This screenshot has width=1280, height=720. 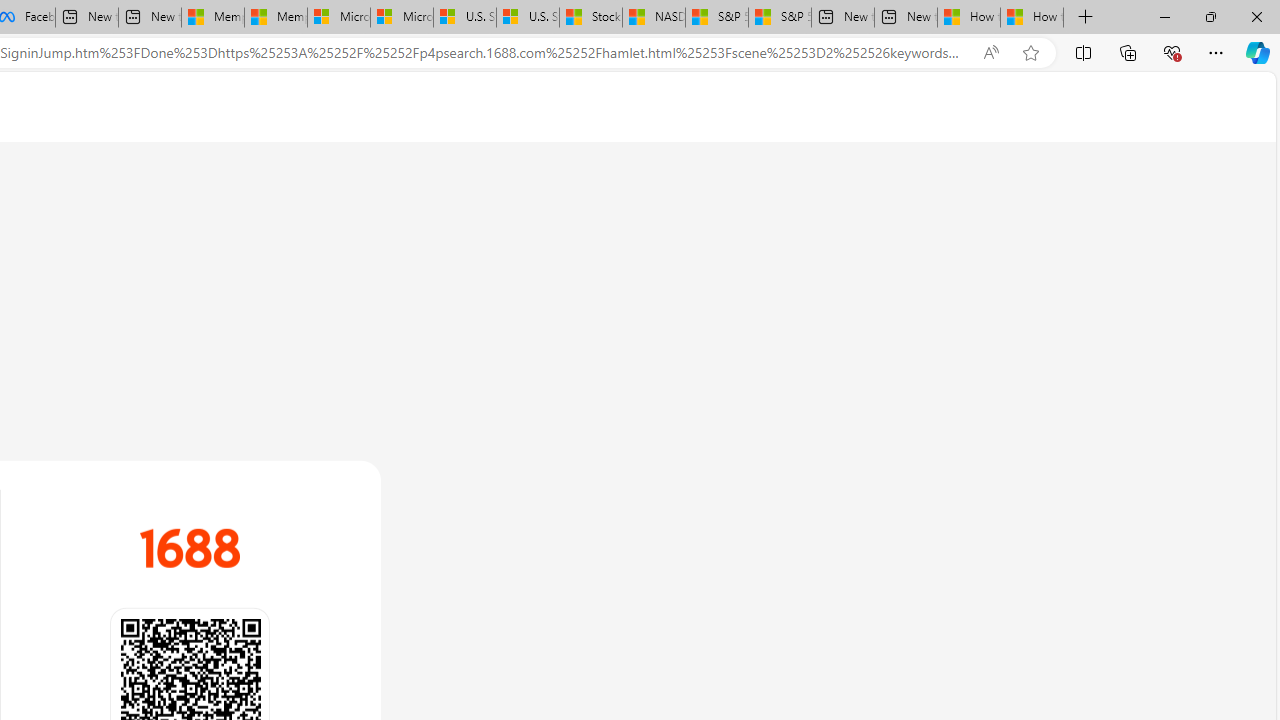 What do you see at coordinates (1031, 52) in the screenshot?
I see `'Add this page to favorites (Ctrl+D)'` at bounding box center [1031, 52].